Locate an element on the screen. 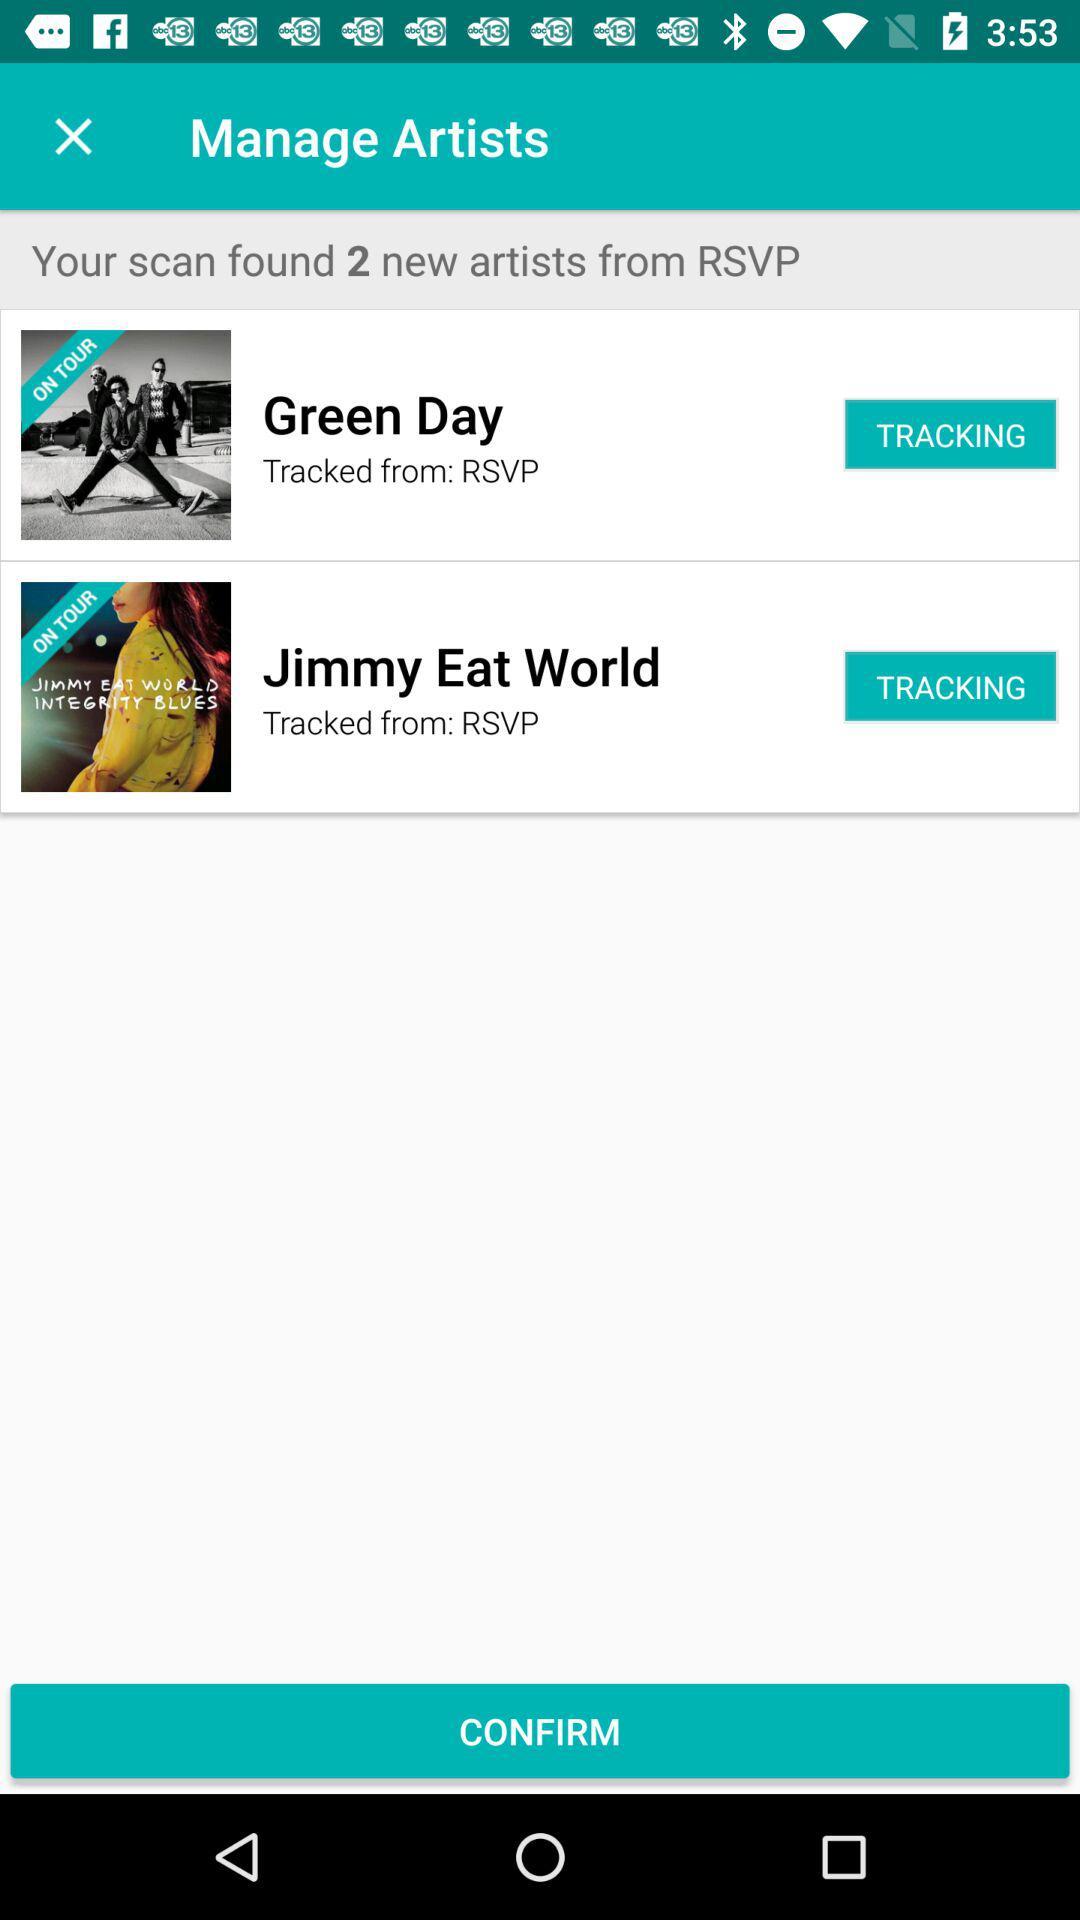  confirm icon is located at coordinates (540, 1730).